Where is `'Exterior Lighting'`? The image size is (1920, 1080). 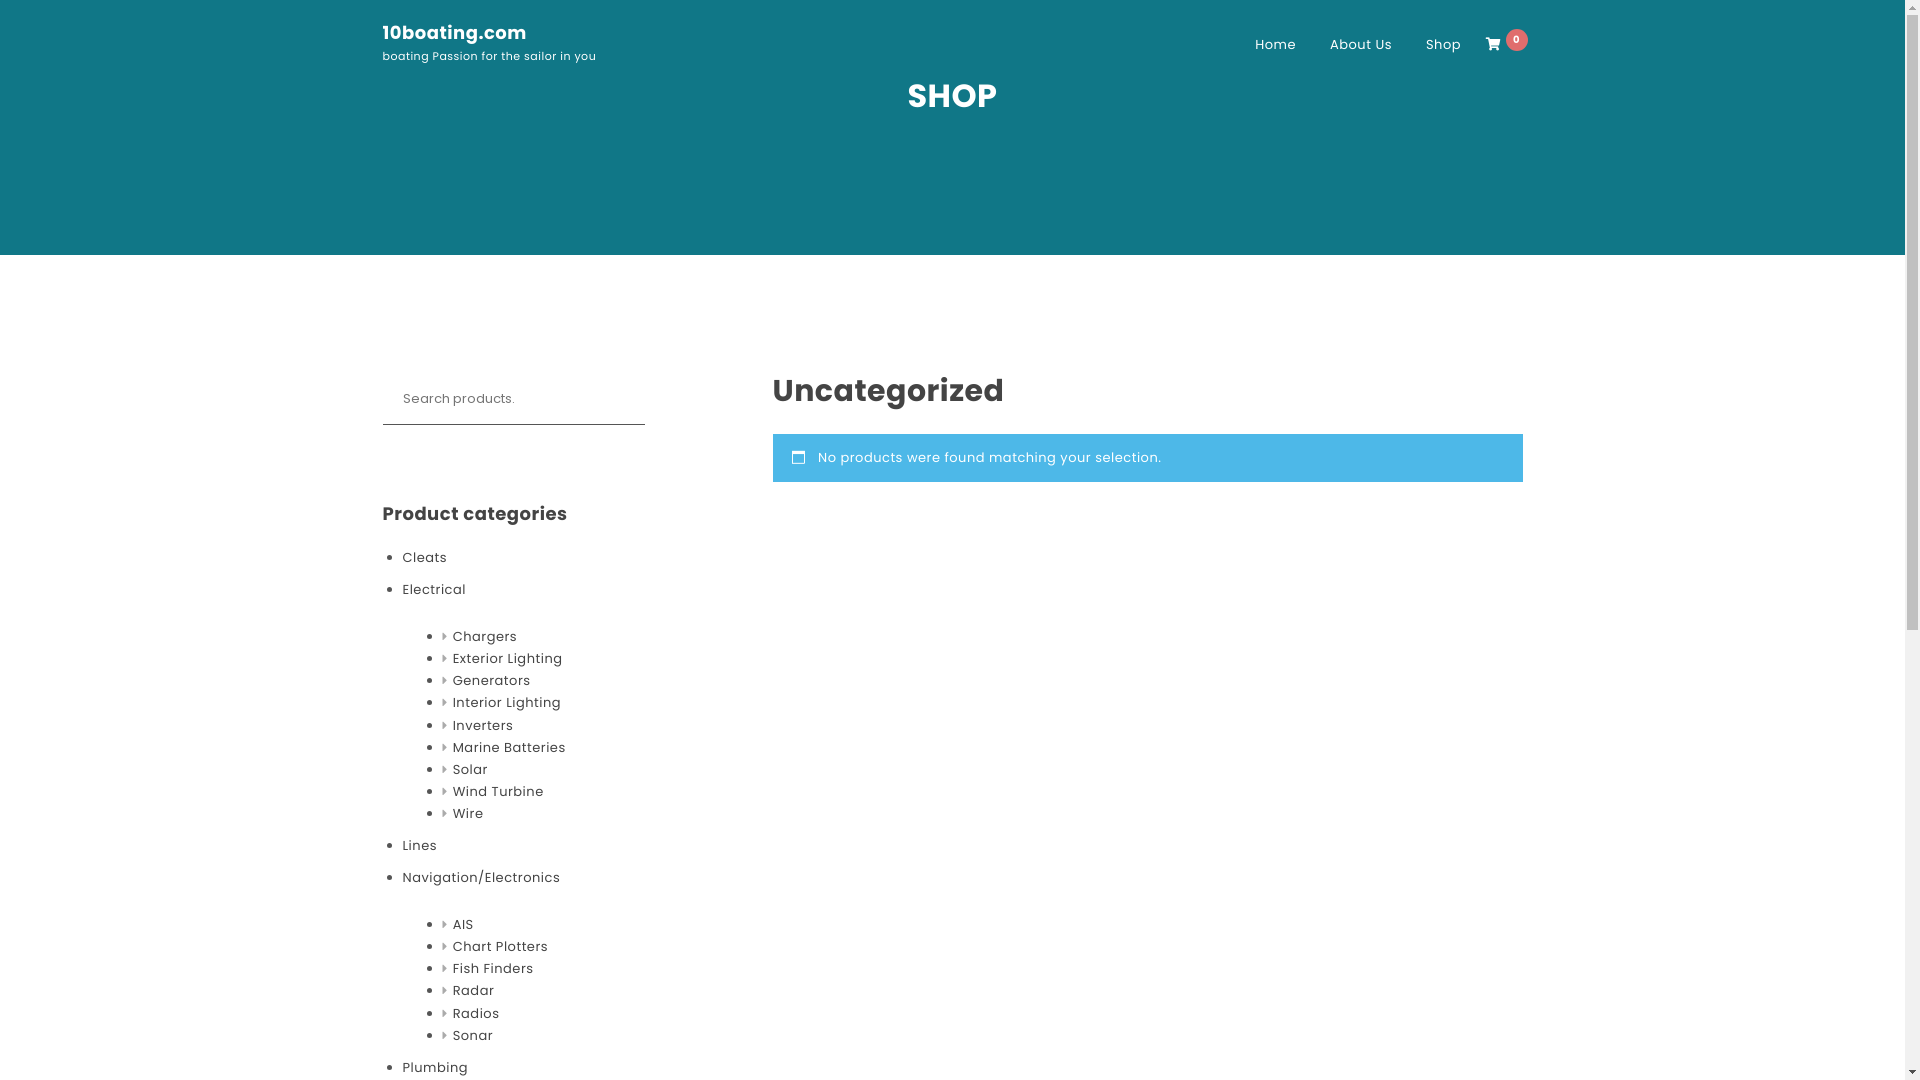
'Exterior Lighting' is located at coordinates (508, 659).